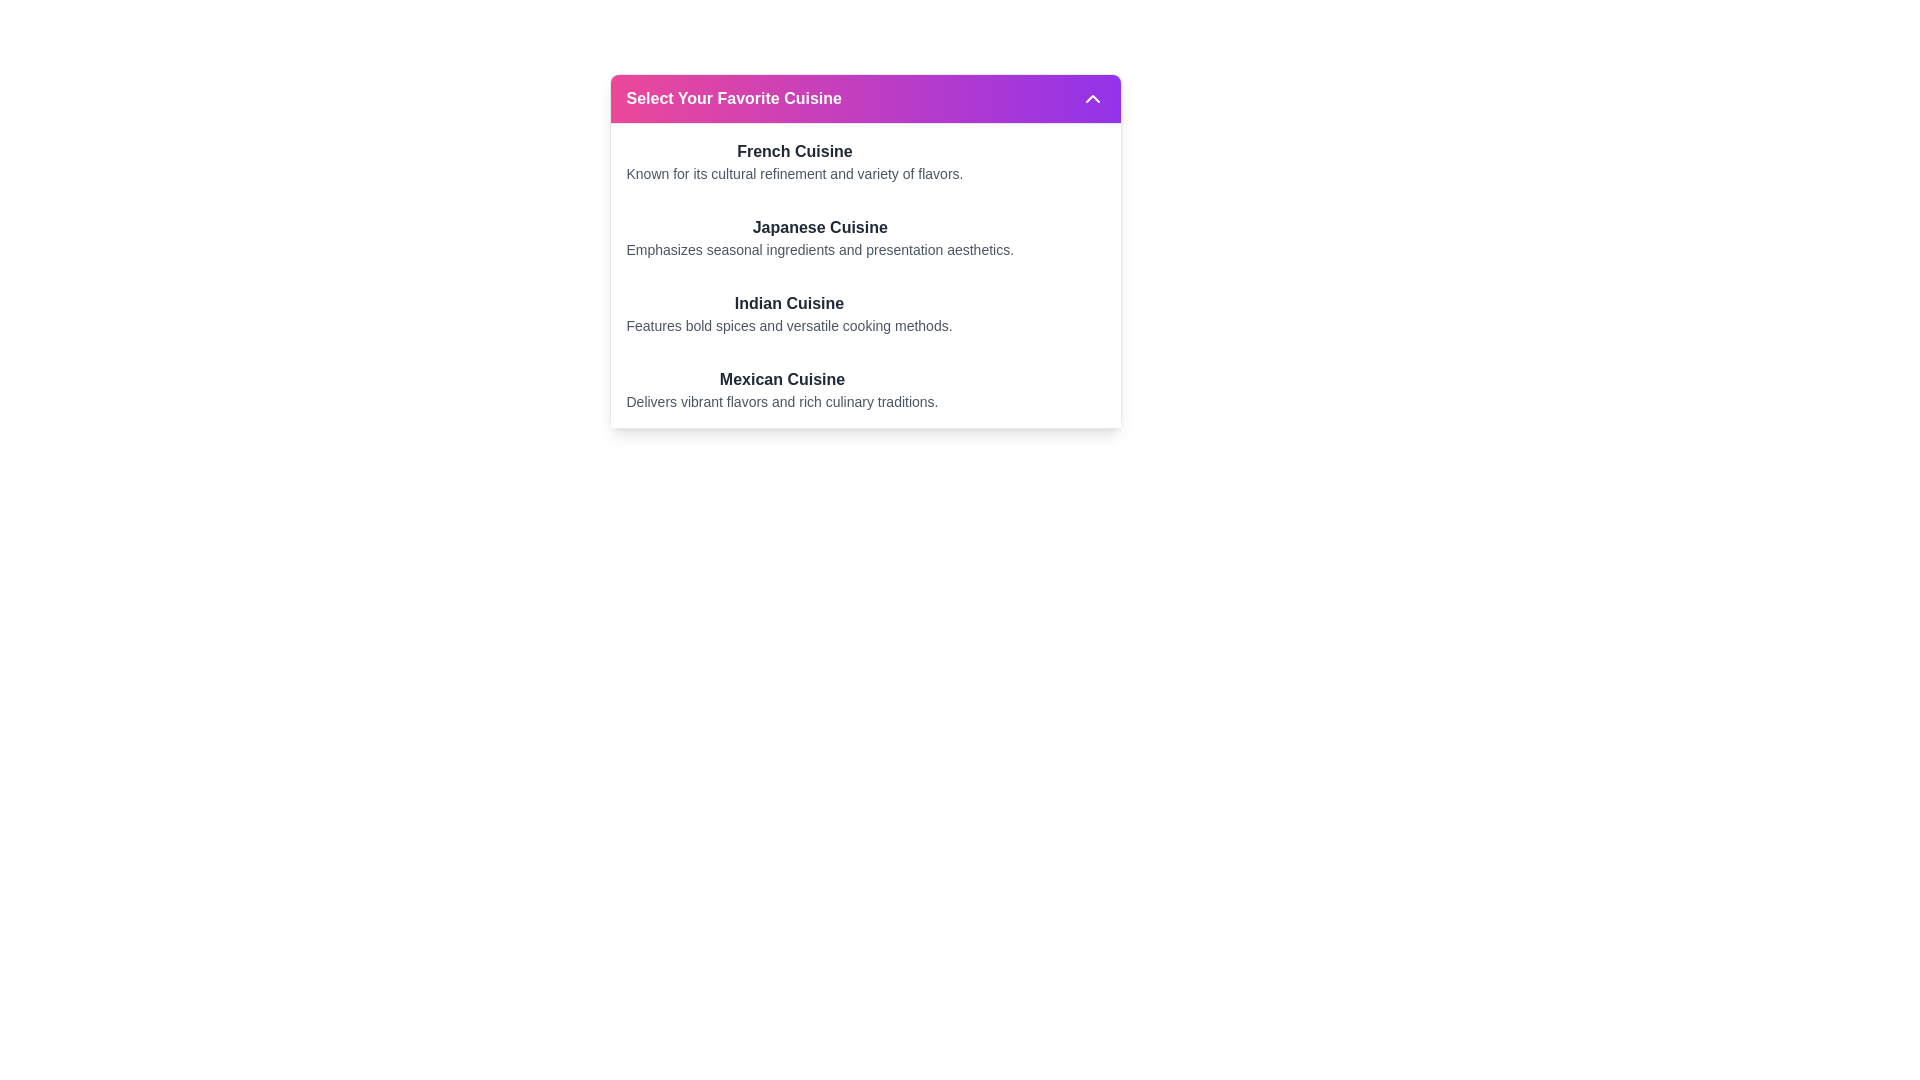  Describe the element at coordinates (865, 237) in the screenshot. I see `the static text display for 'Japanese Cuisine', which is the second item in a list under the header 'Select Your Favorite Cuisine'` at that location.